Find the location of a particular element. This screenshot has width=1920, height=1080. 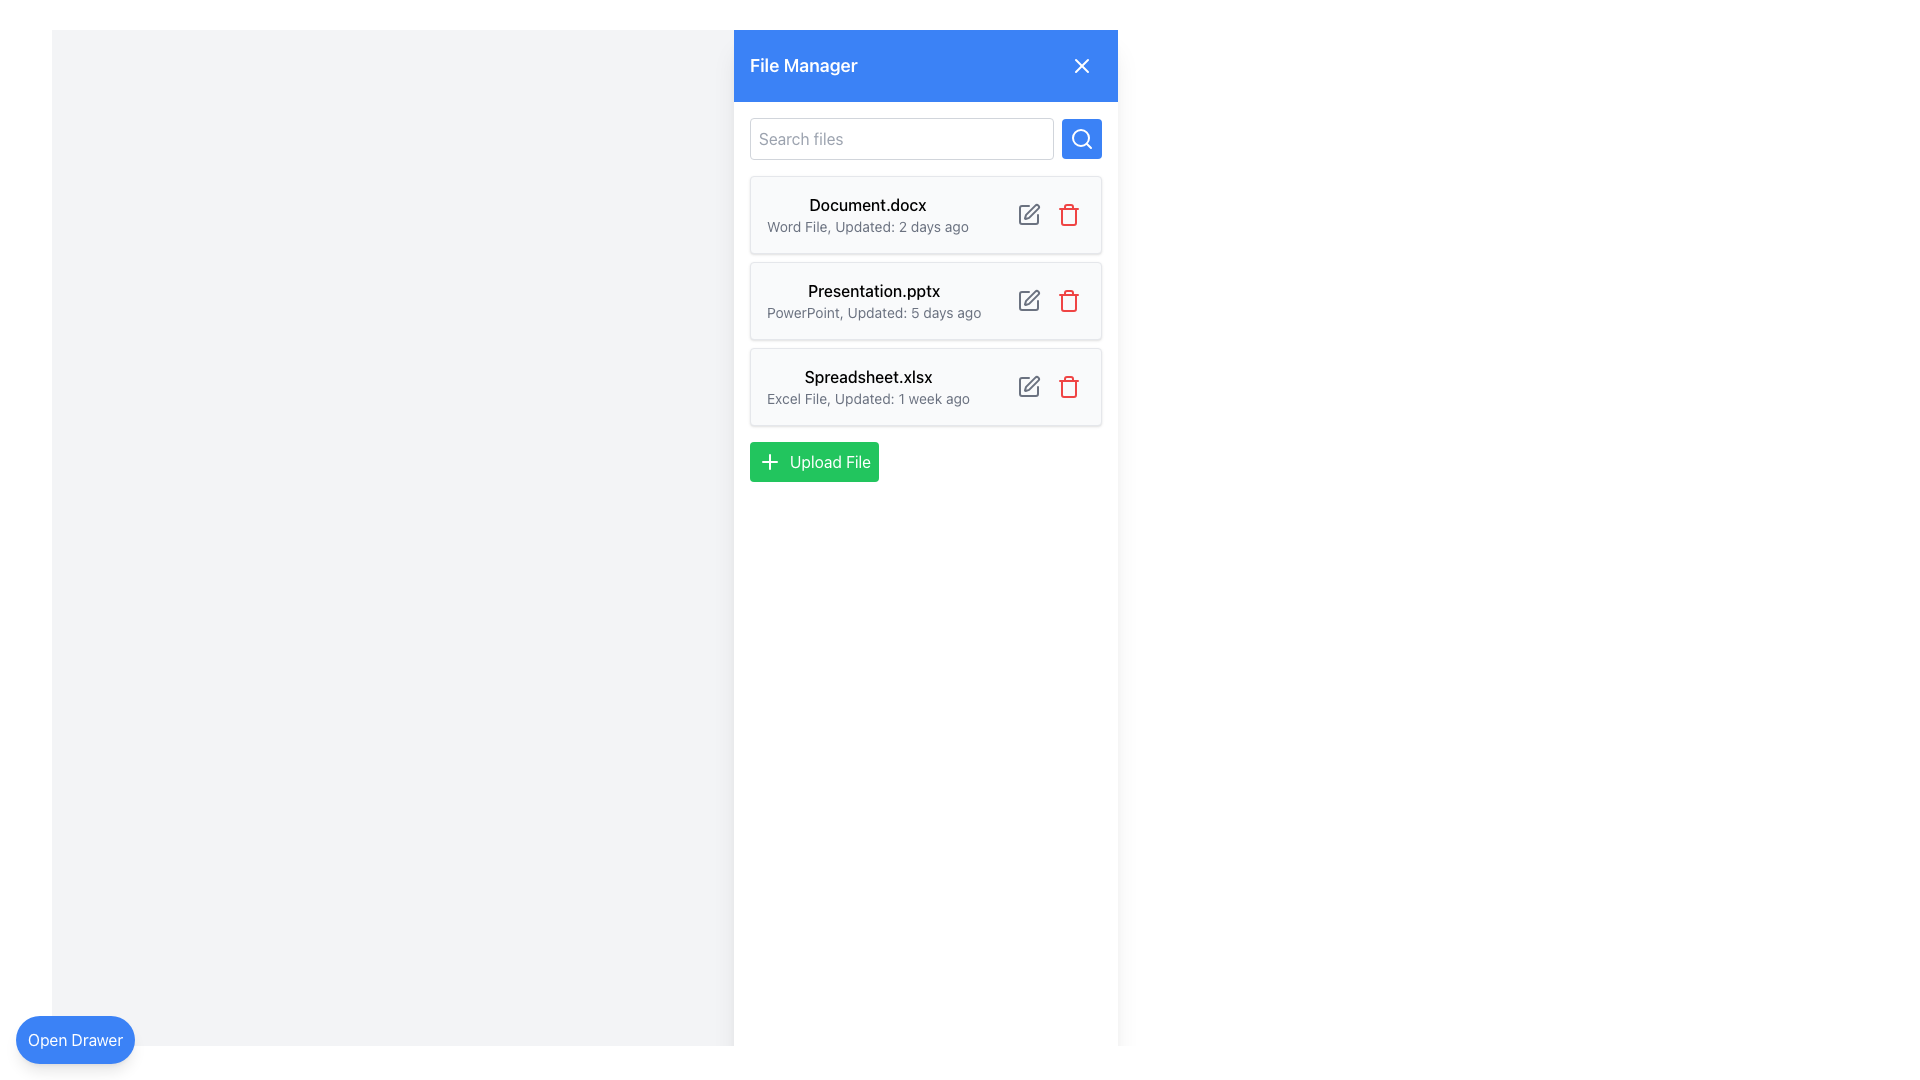

the text label reading 'Presentation.pptx' which is styled in a medium-weight font and appears in black color, located in the second file entry of the file management interface is located at coordinates (874, 290).